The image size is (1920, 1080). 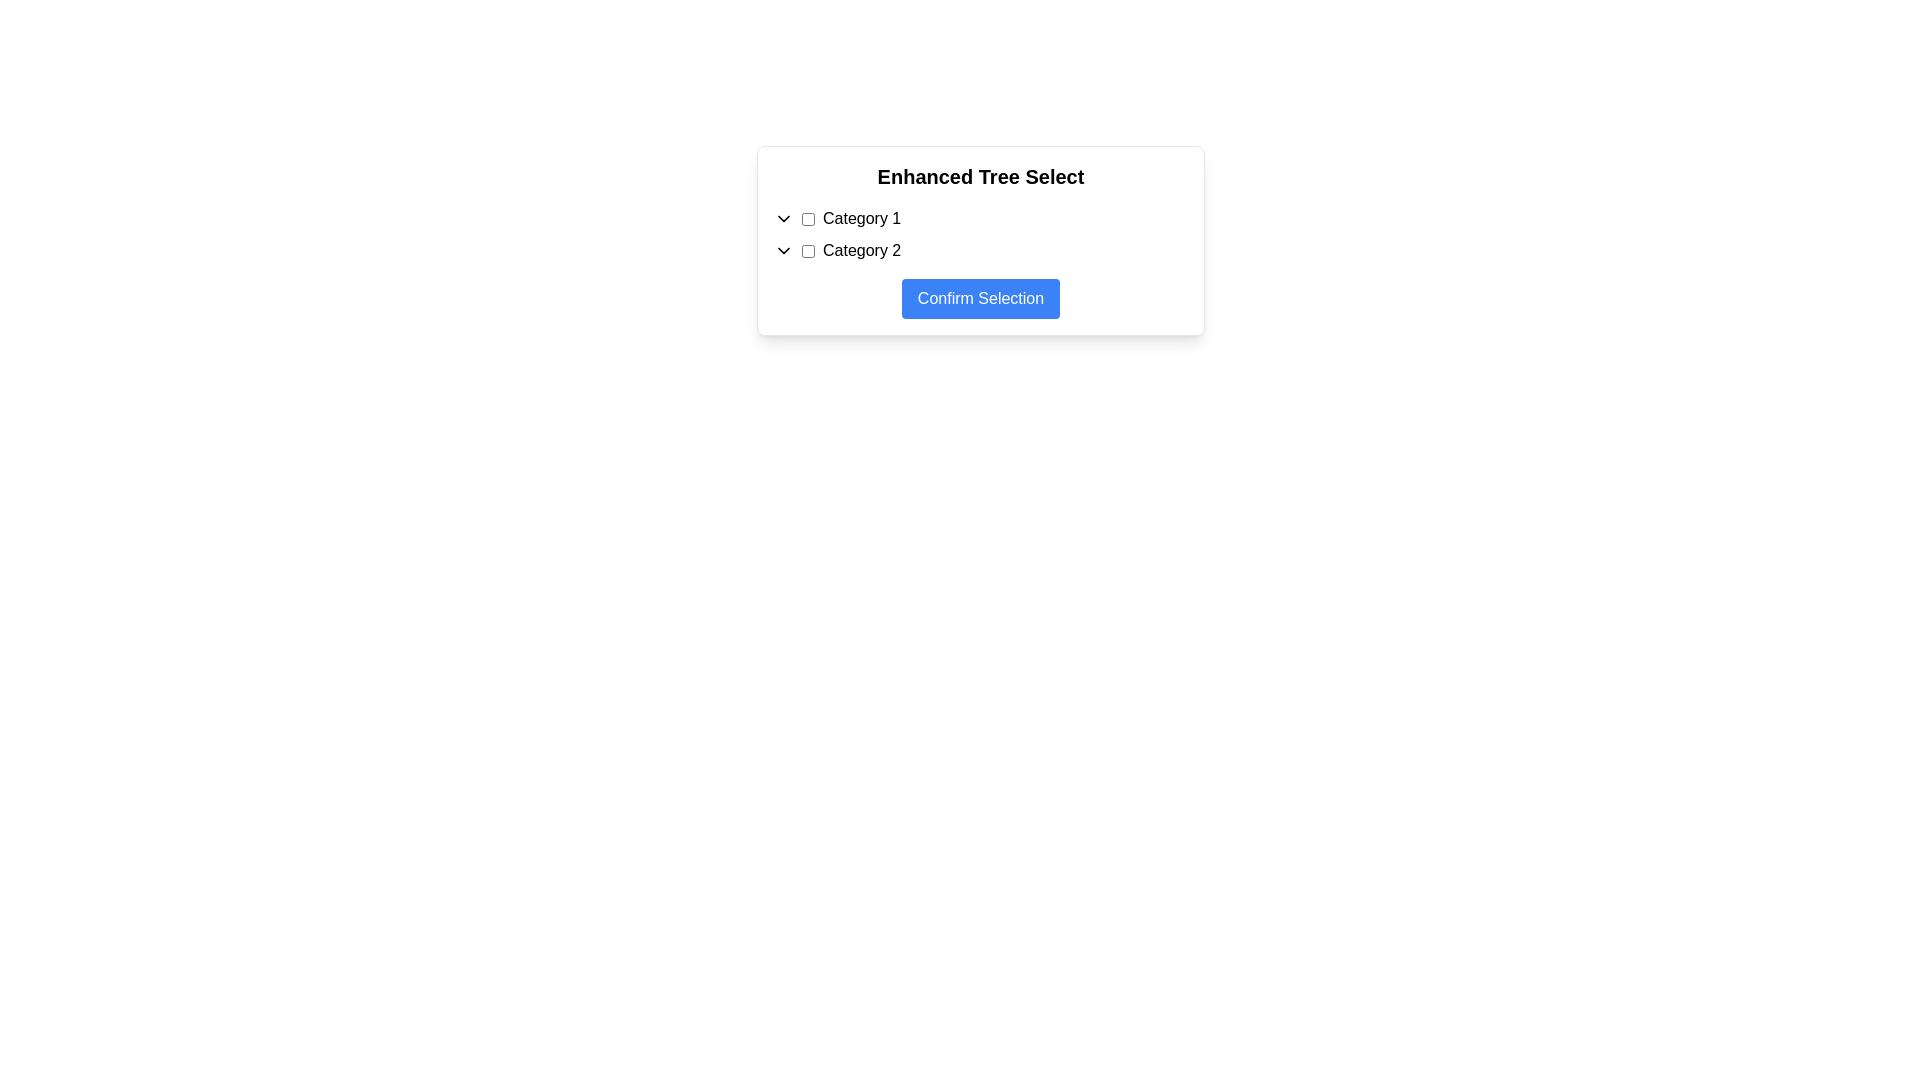 What do you see at coordinates (980, 249) in the screenshot?
I see `the selectable category option labeled 'Category 2'` at bounding box center [980, 249].